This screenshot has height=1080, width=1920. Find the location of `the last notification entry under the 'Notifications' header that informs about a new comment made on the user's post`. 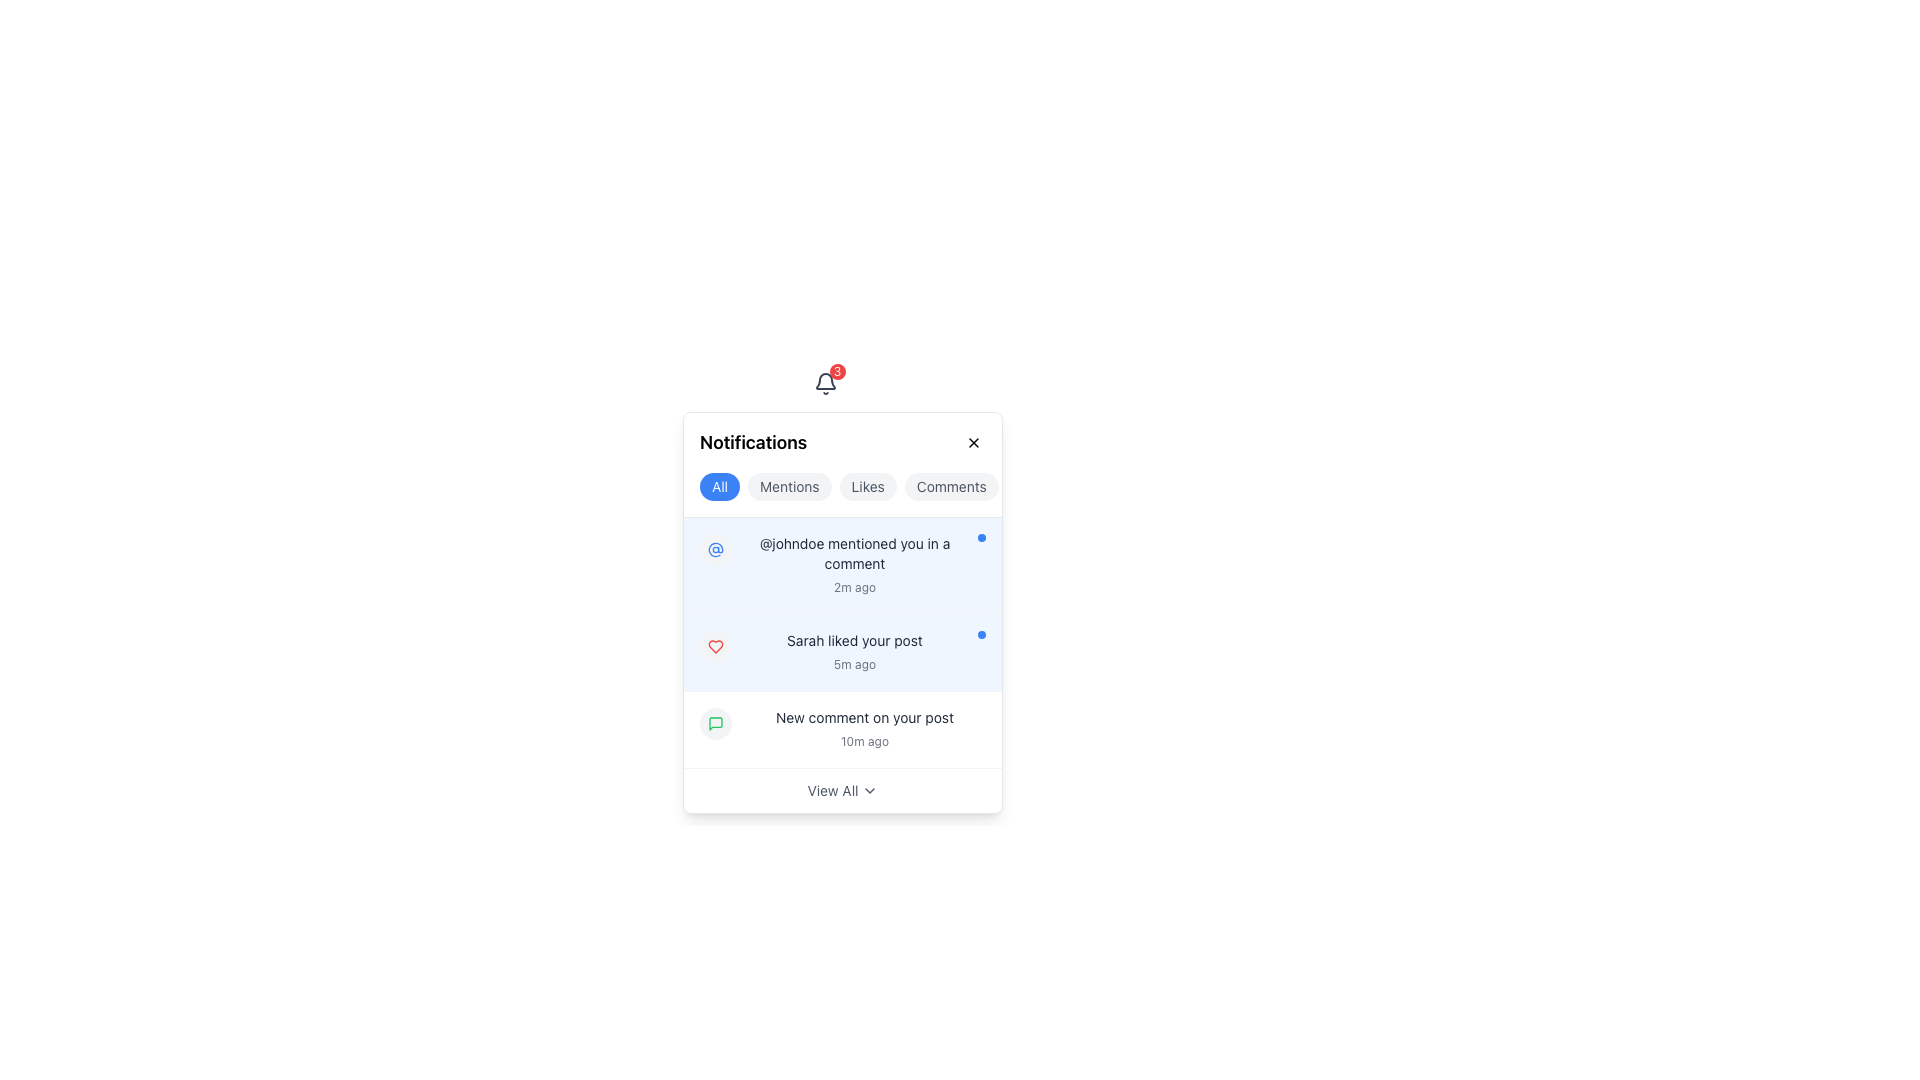

the last notification entry under the 'Notifications' header that informs about a new comment made on the user's post is located at coordinates (843, 729).